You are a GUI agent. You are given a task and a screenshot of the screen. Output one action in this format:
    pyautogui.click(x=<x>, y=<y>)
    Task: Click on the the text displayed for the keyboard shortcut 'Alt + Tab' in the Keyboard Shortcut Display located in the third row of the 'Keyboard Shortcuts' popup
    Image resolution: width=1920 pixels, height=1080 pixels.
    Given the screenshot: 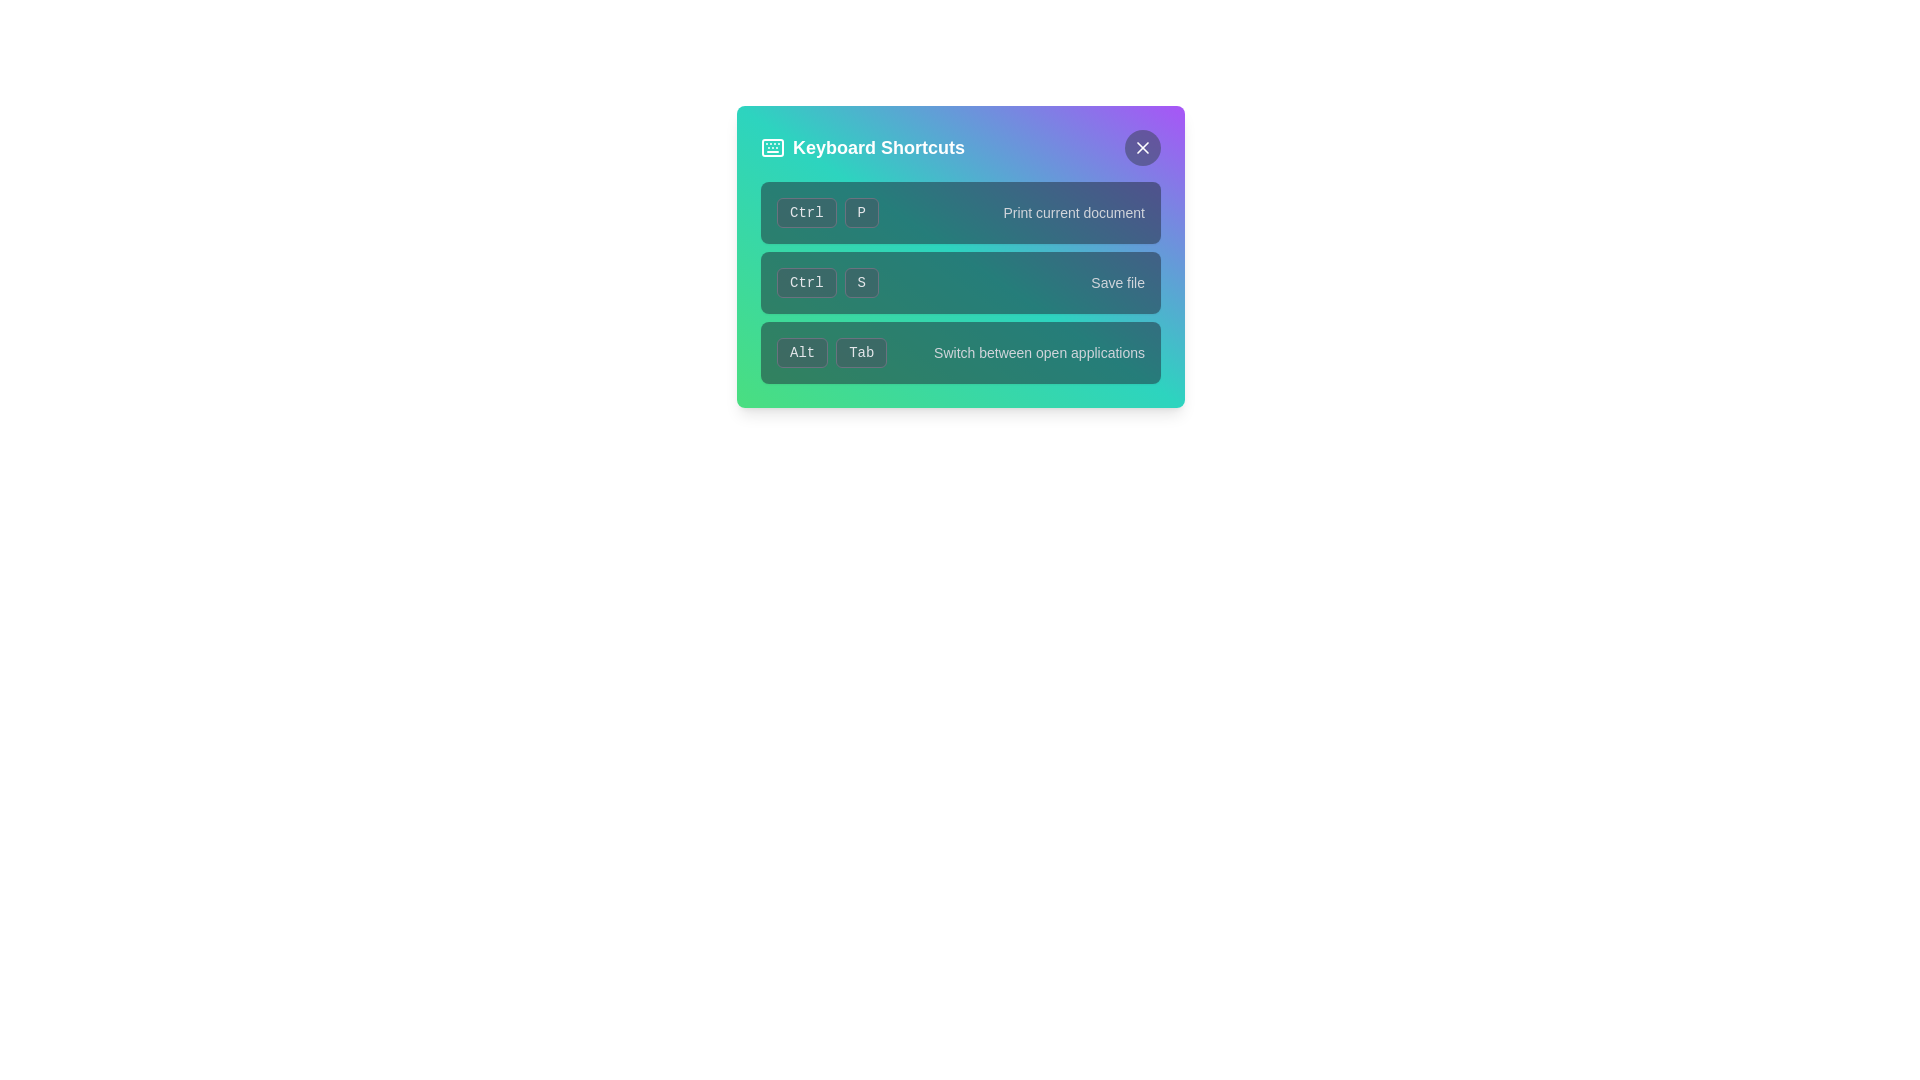 What is the action you would take?
    pyautogui.click(x=960, y=352)
    